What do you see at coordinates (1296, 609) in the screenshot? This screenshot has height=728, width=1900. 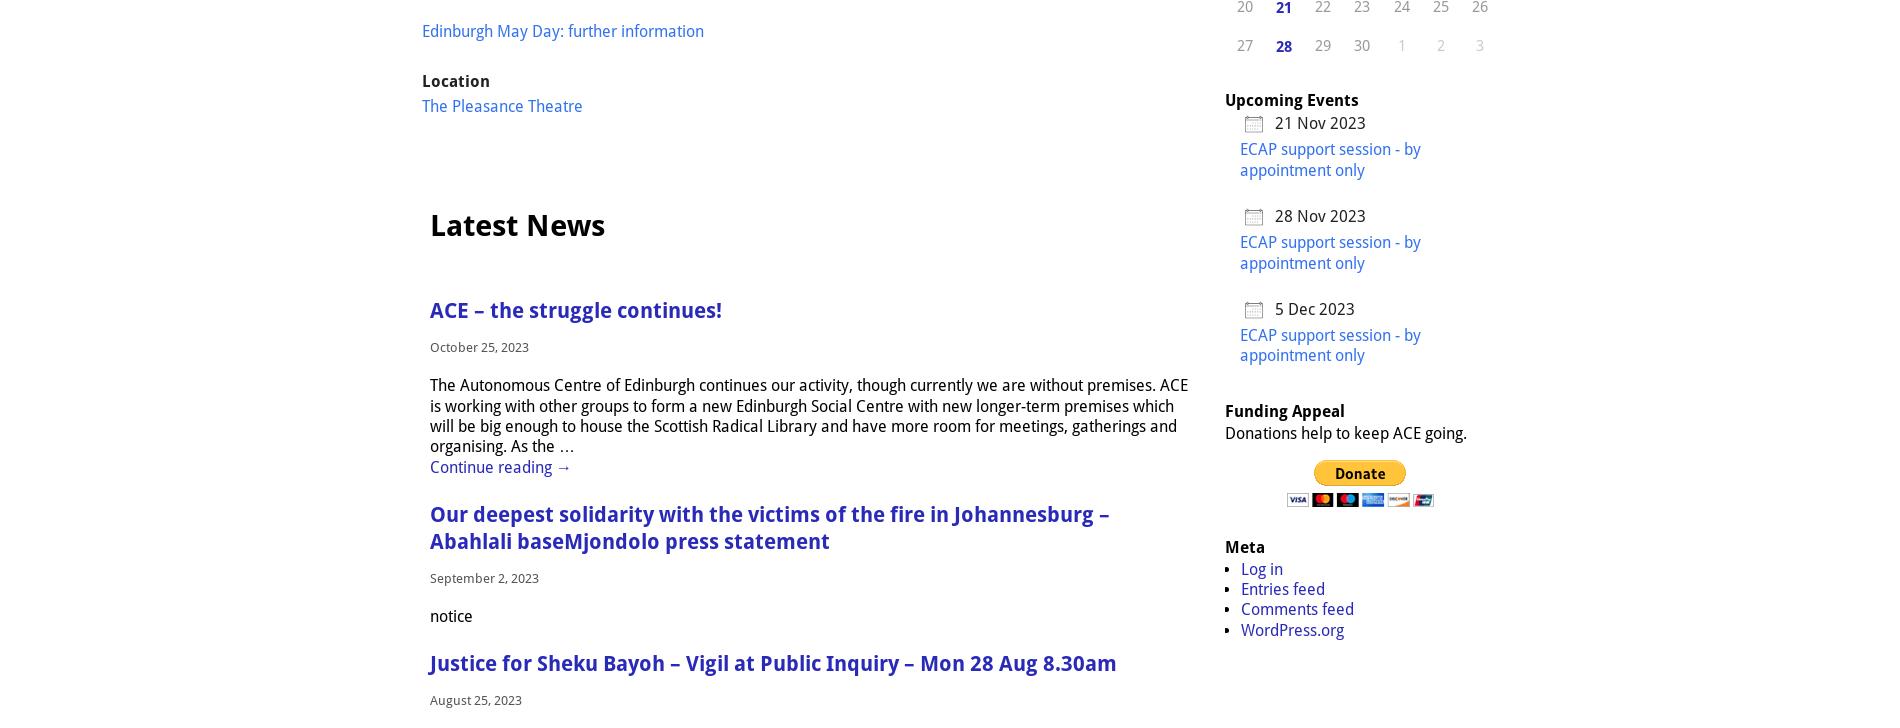 I see `'Comments feed'` at bounding box center [1296, 609].